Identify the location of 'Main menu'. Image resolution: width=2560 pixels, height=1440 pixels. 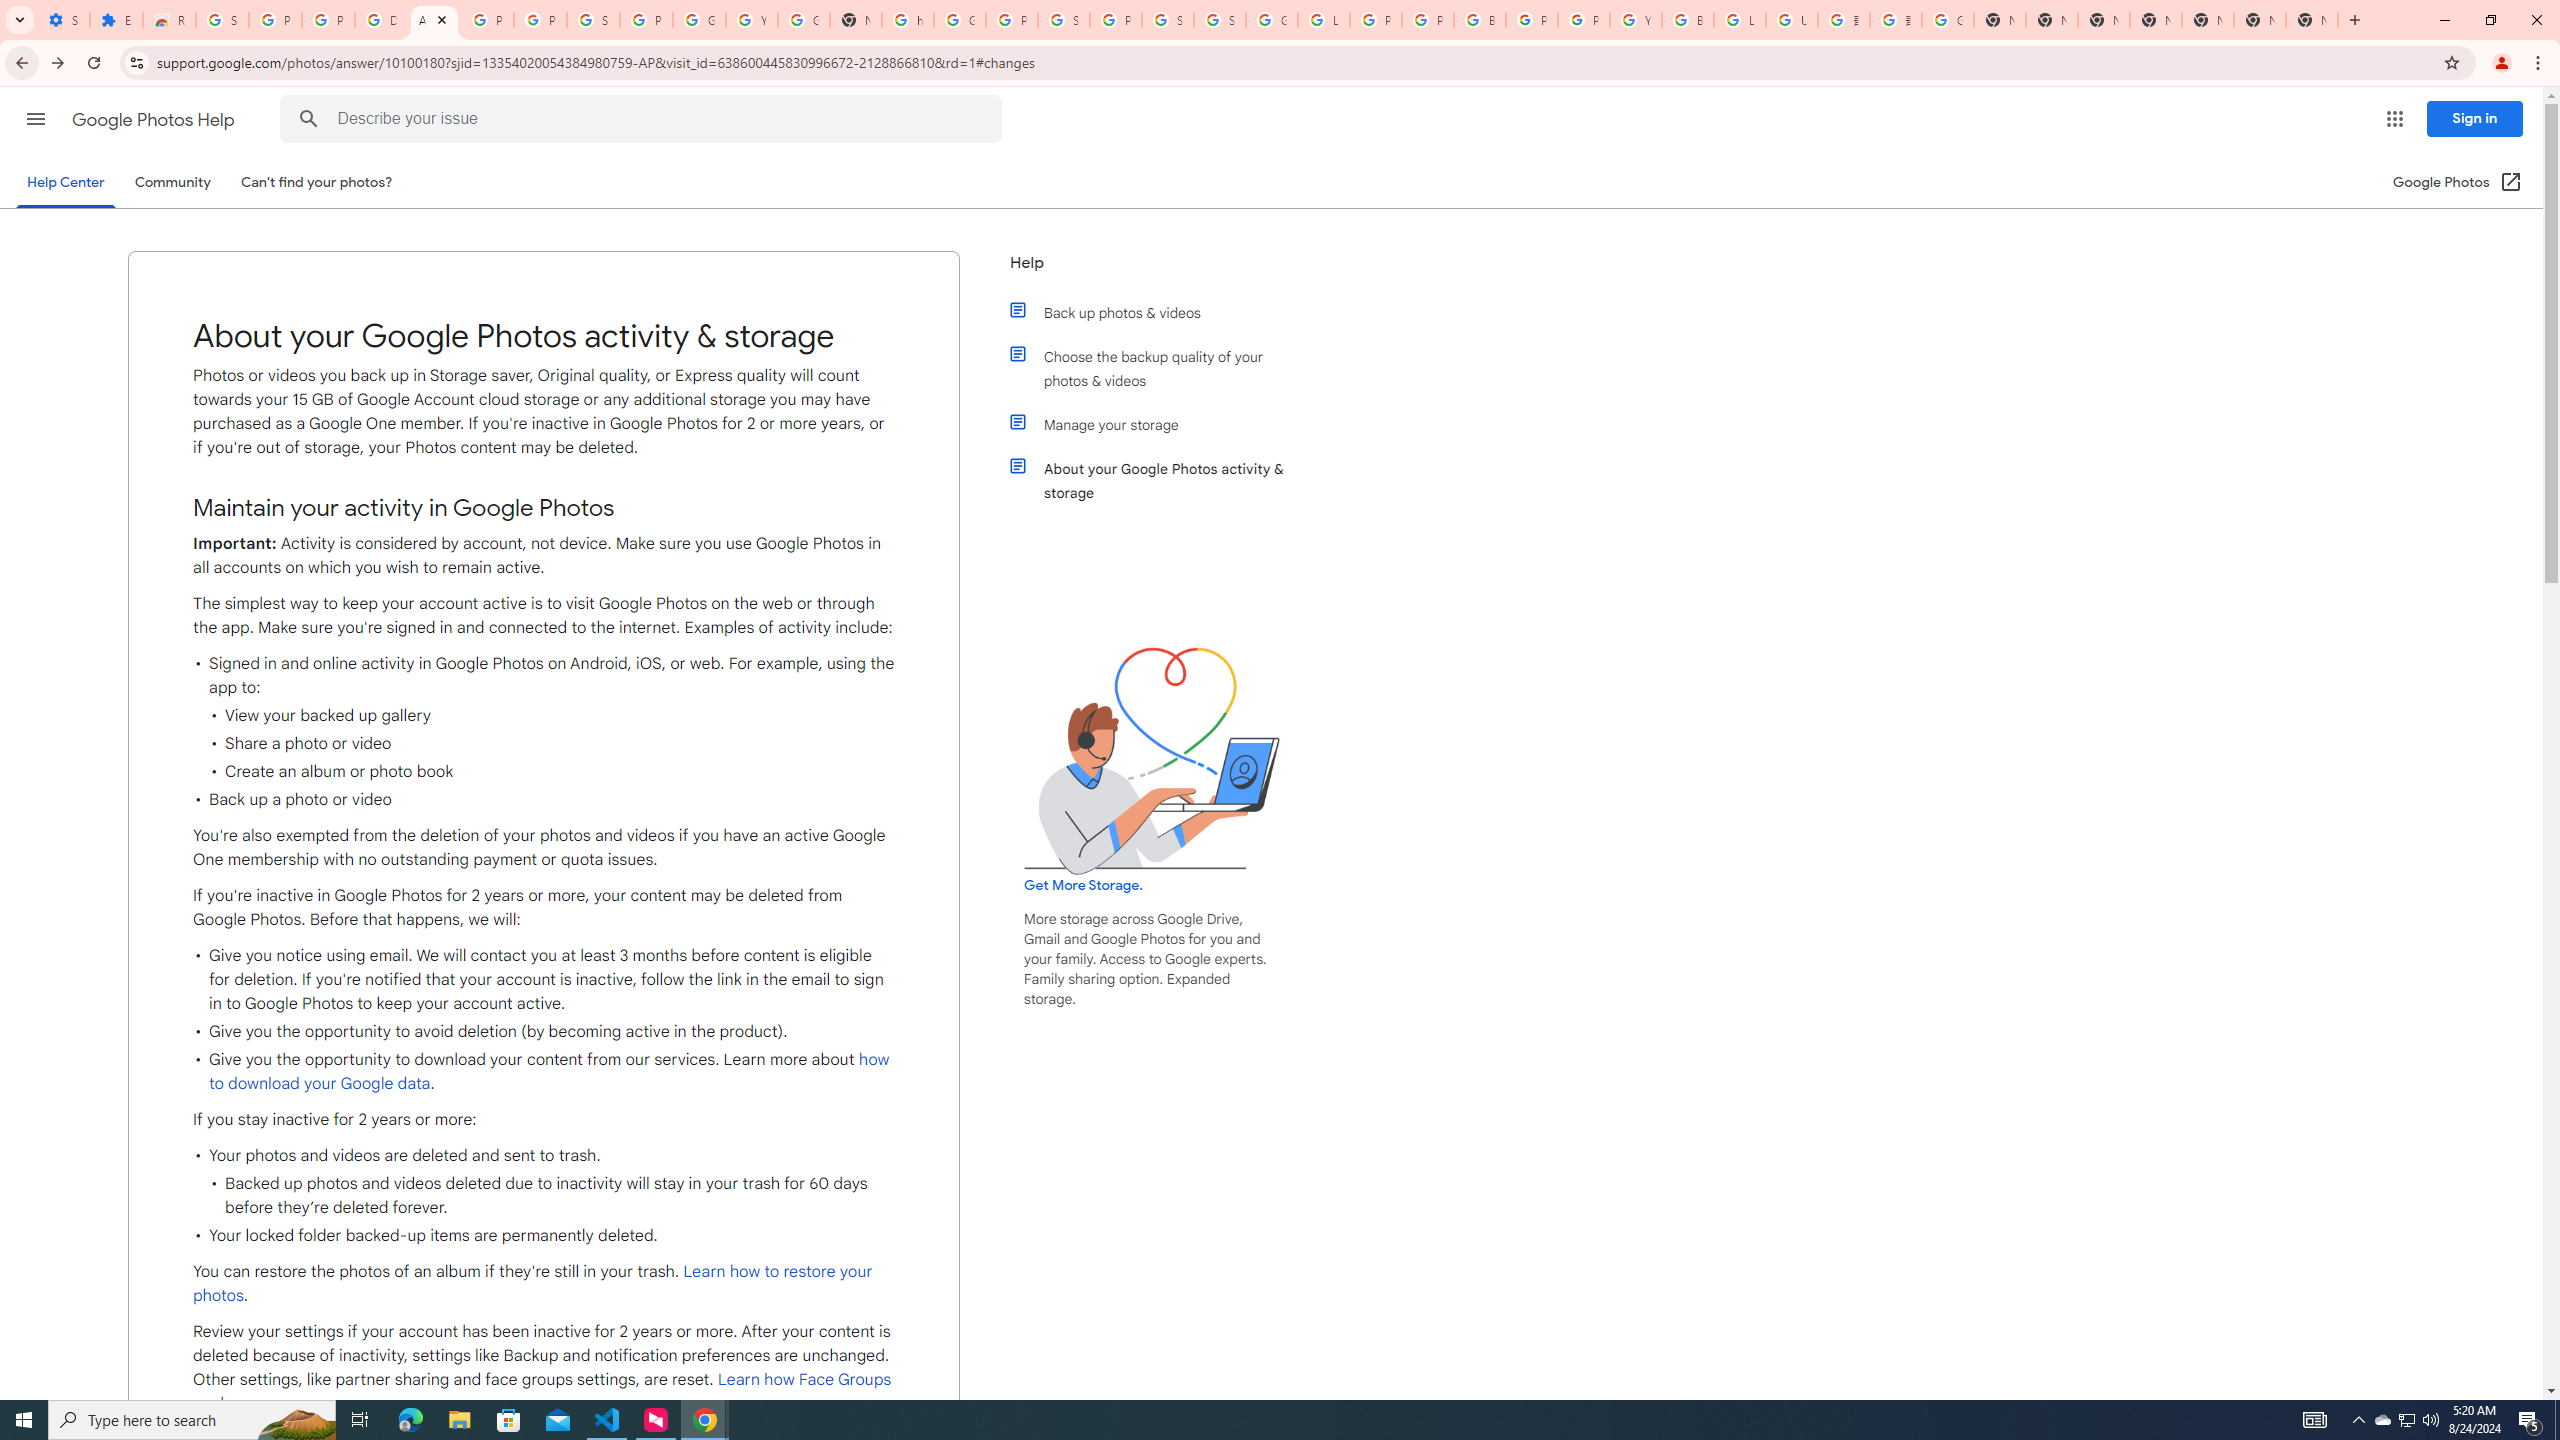
(34, 118).